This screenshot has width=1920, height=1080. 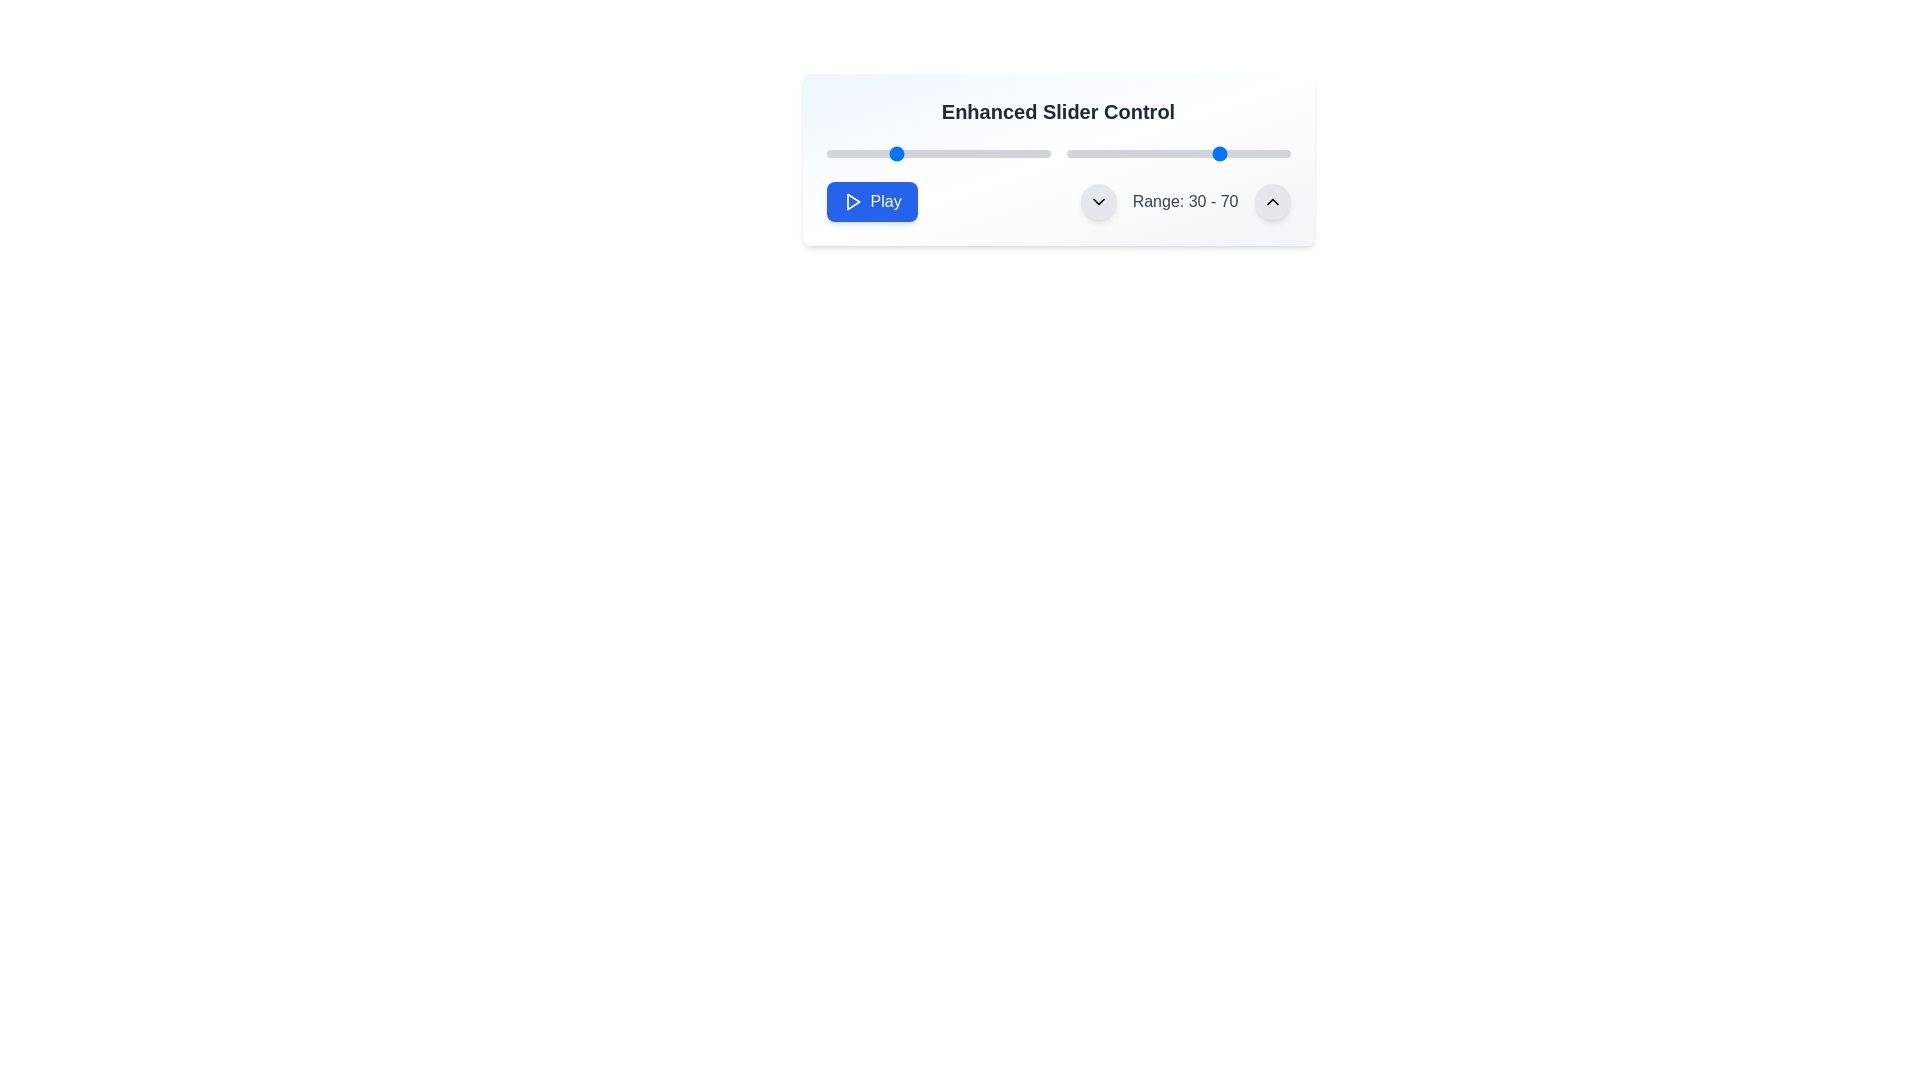 I want to click on the slider, so click(x=826, y=153).